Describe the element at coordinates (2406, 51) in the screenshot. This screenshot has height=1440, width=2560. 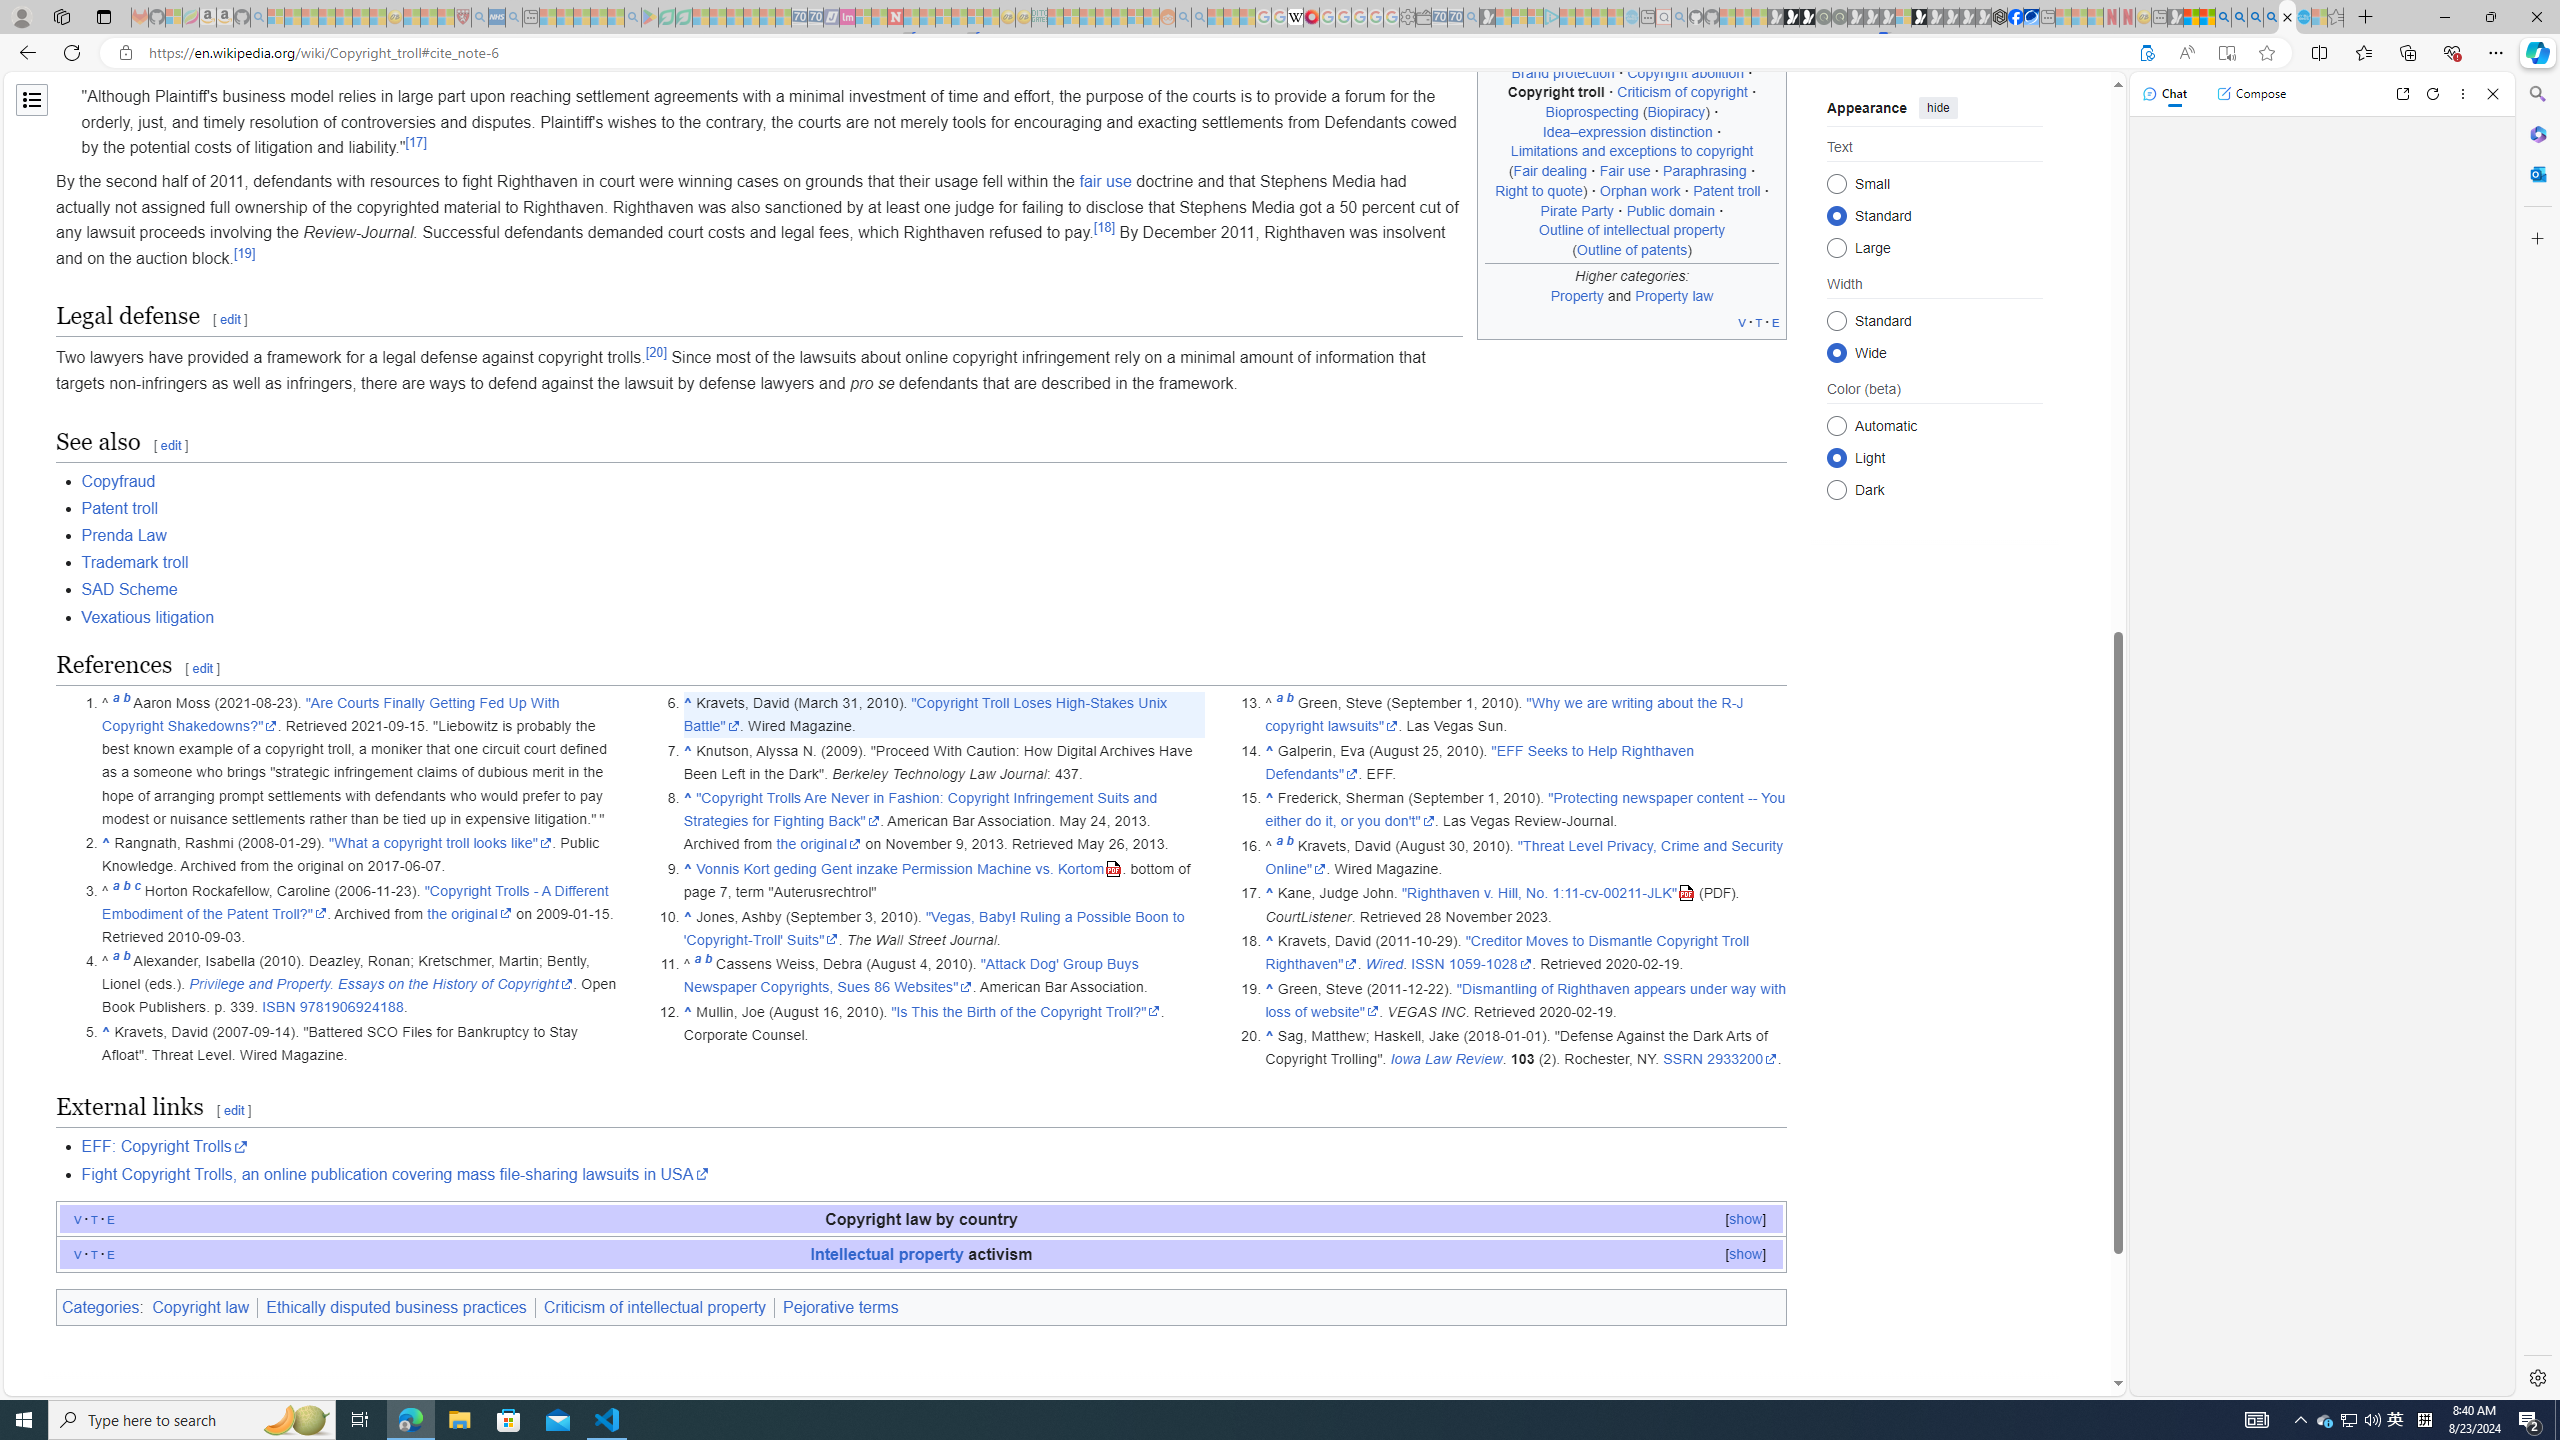
I see `'Collections'` at that location.